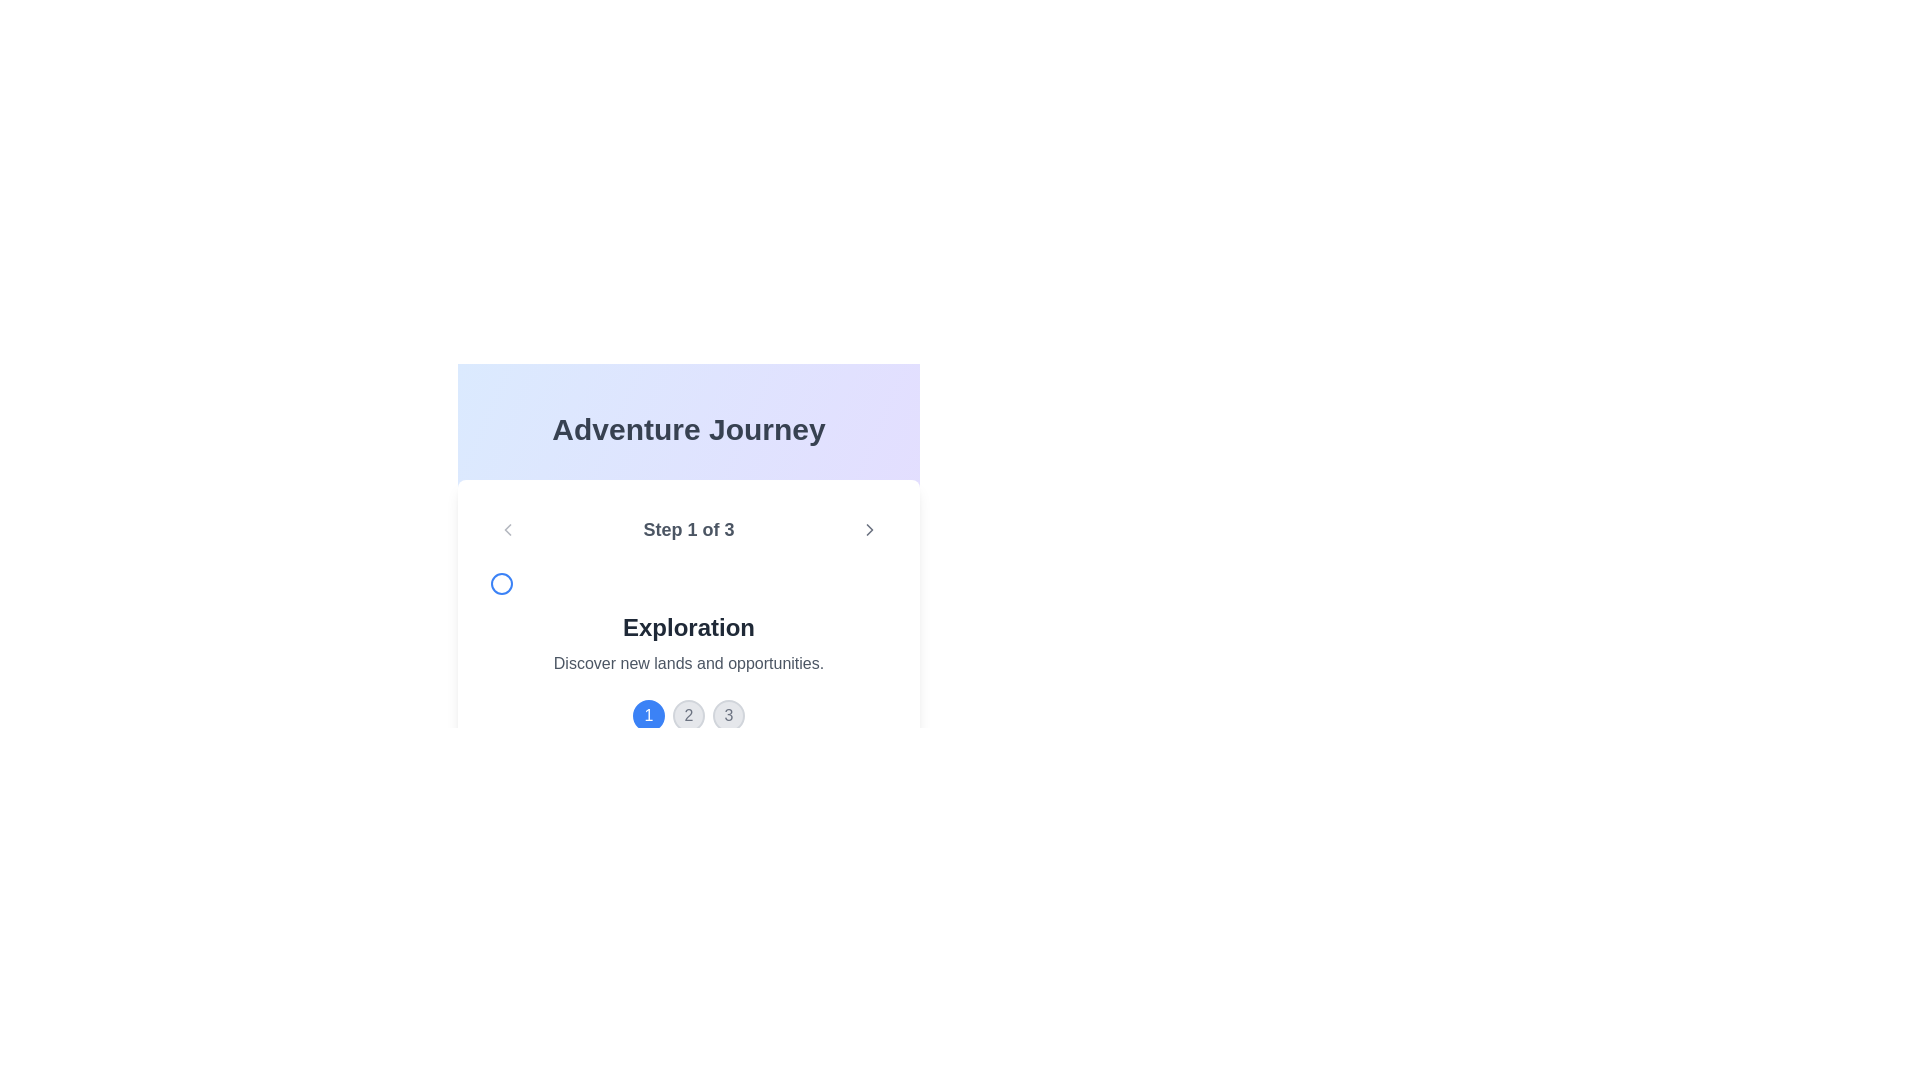  What do you see at coordinates (689, 715) in the screenshot?
I see `the second navigation button indicating the second step in a multi-step process, positioned below the text 'Exploration'` at bounding box center [689, 715].